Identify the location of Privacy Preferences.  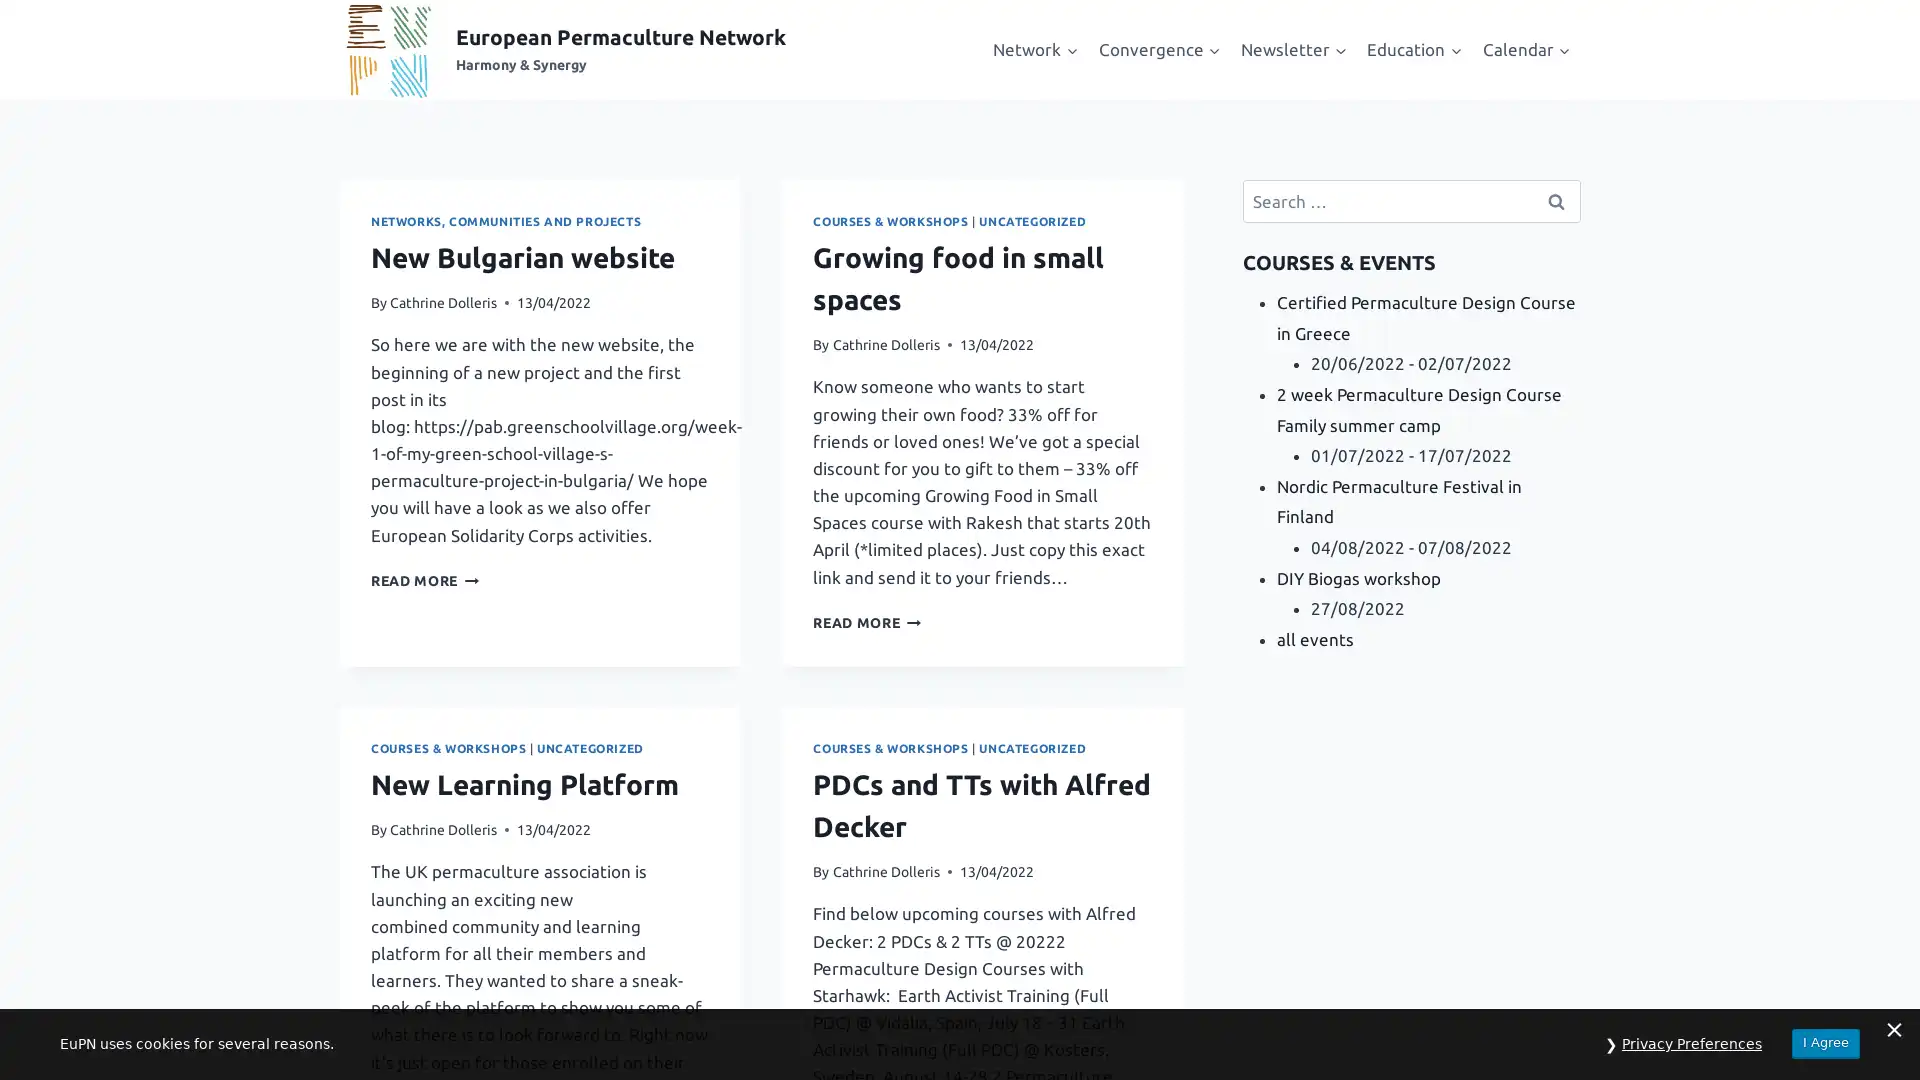
(1691, 1043).